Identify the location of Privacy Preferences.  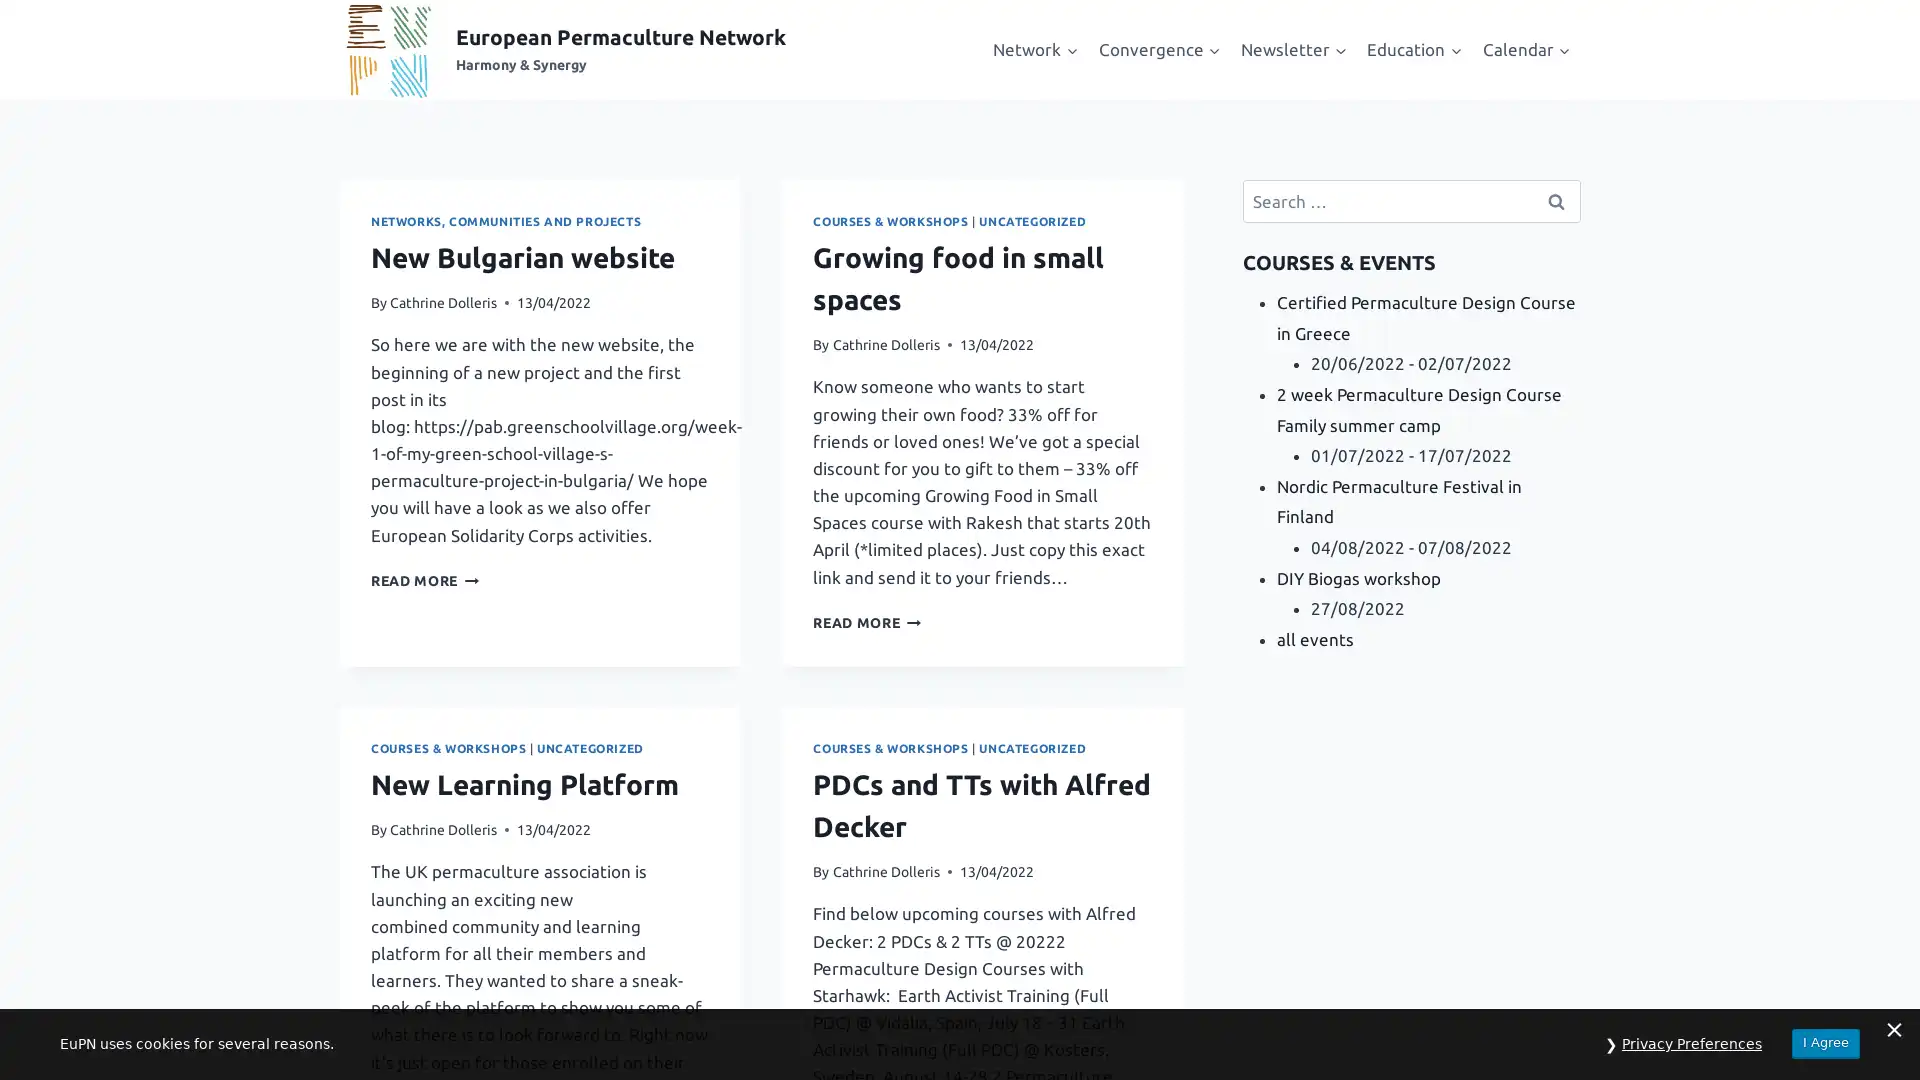
(1691, 1043).